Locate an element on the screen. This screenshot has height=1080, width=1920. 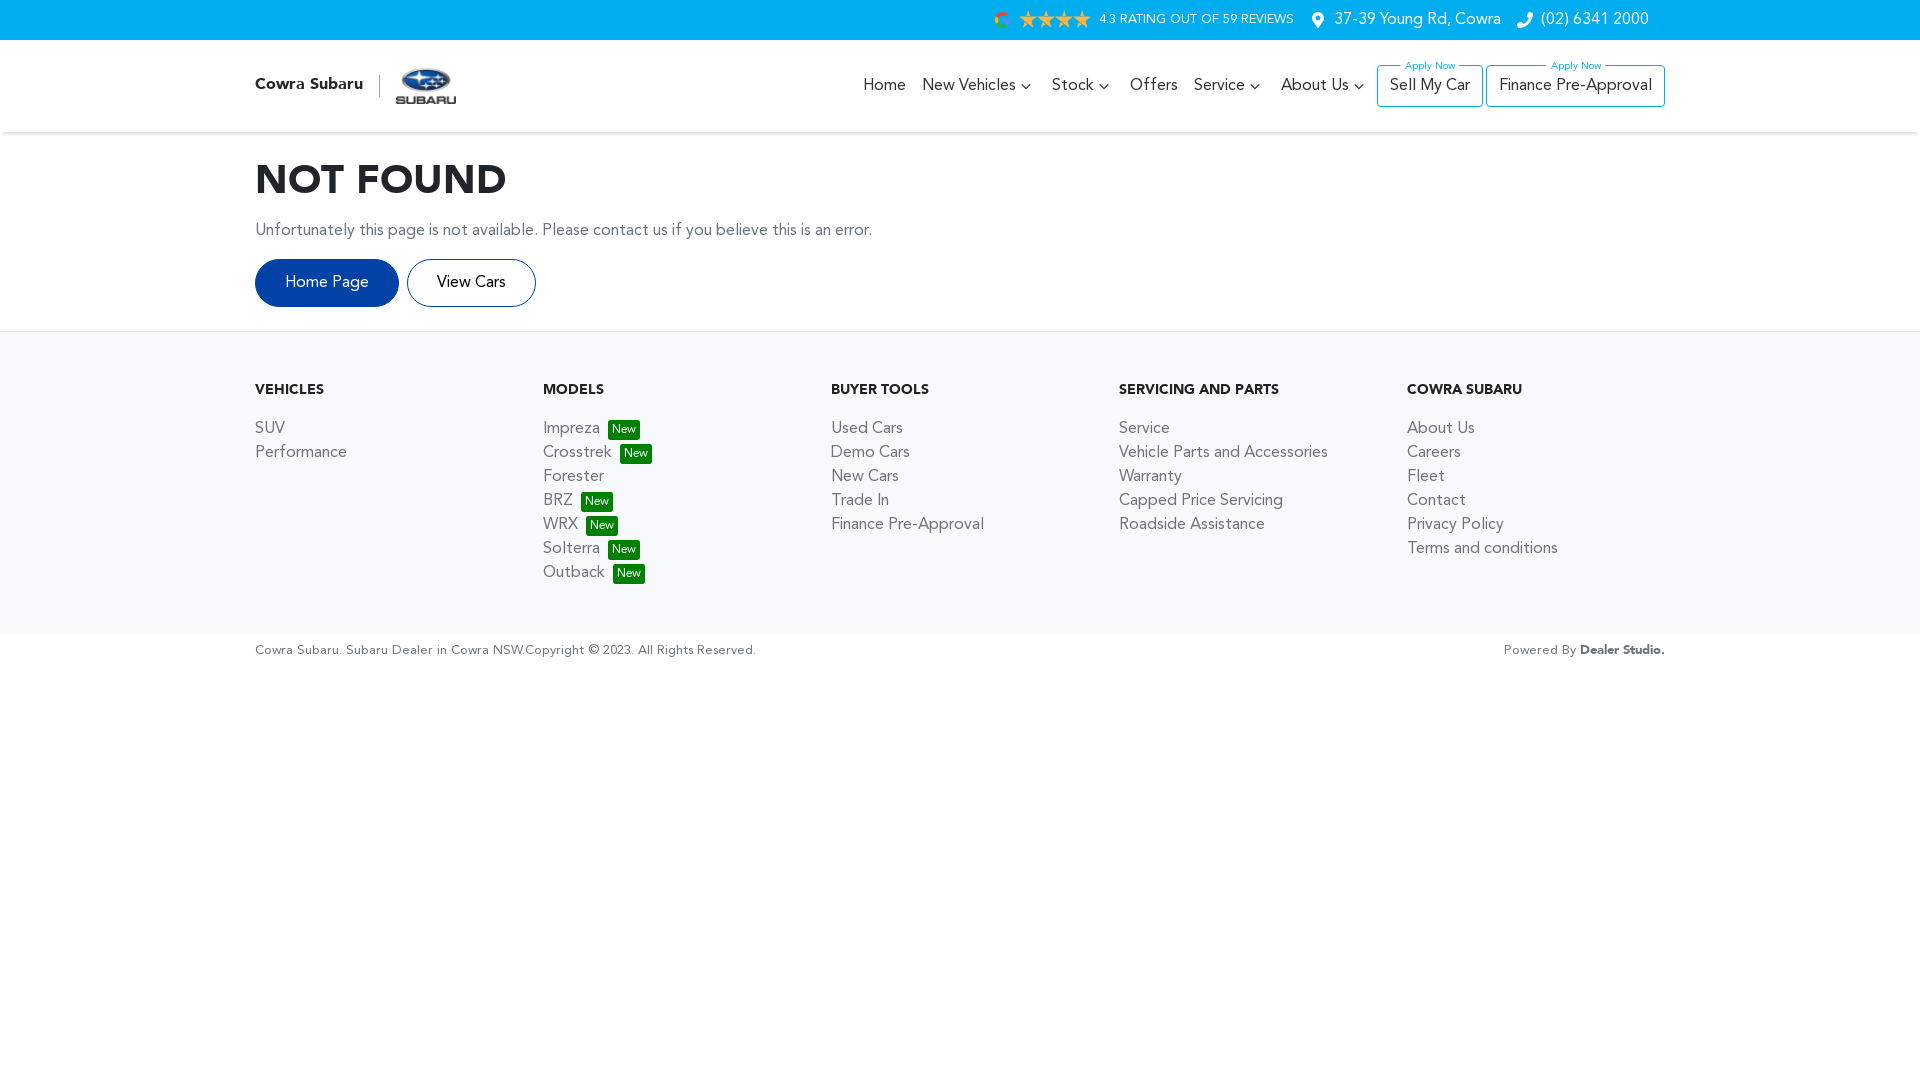
'SUV' is located at coordinates (268, 427).